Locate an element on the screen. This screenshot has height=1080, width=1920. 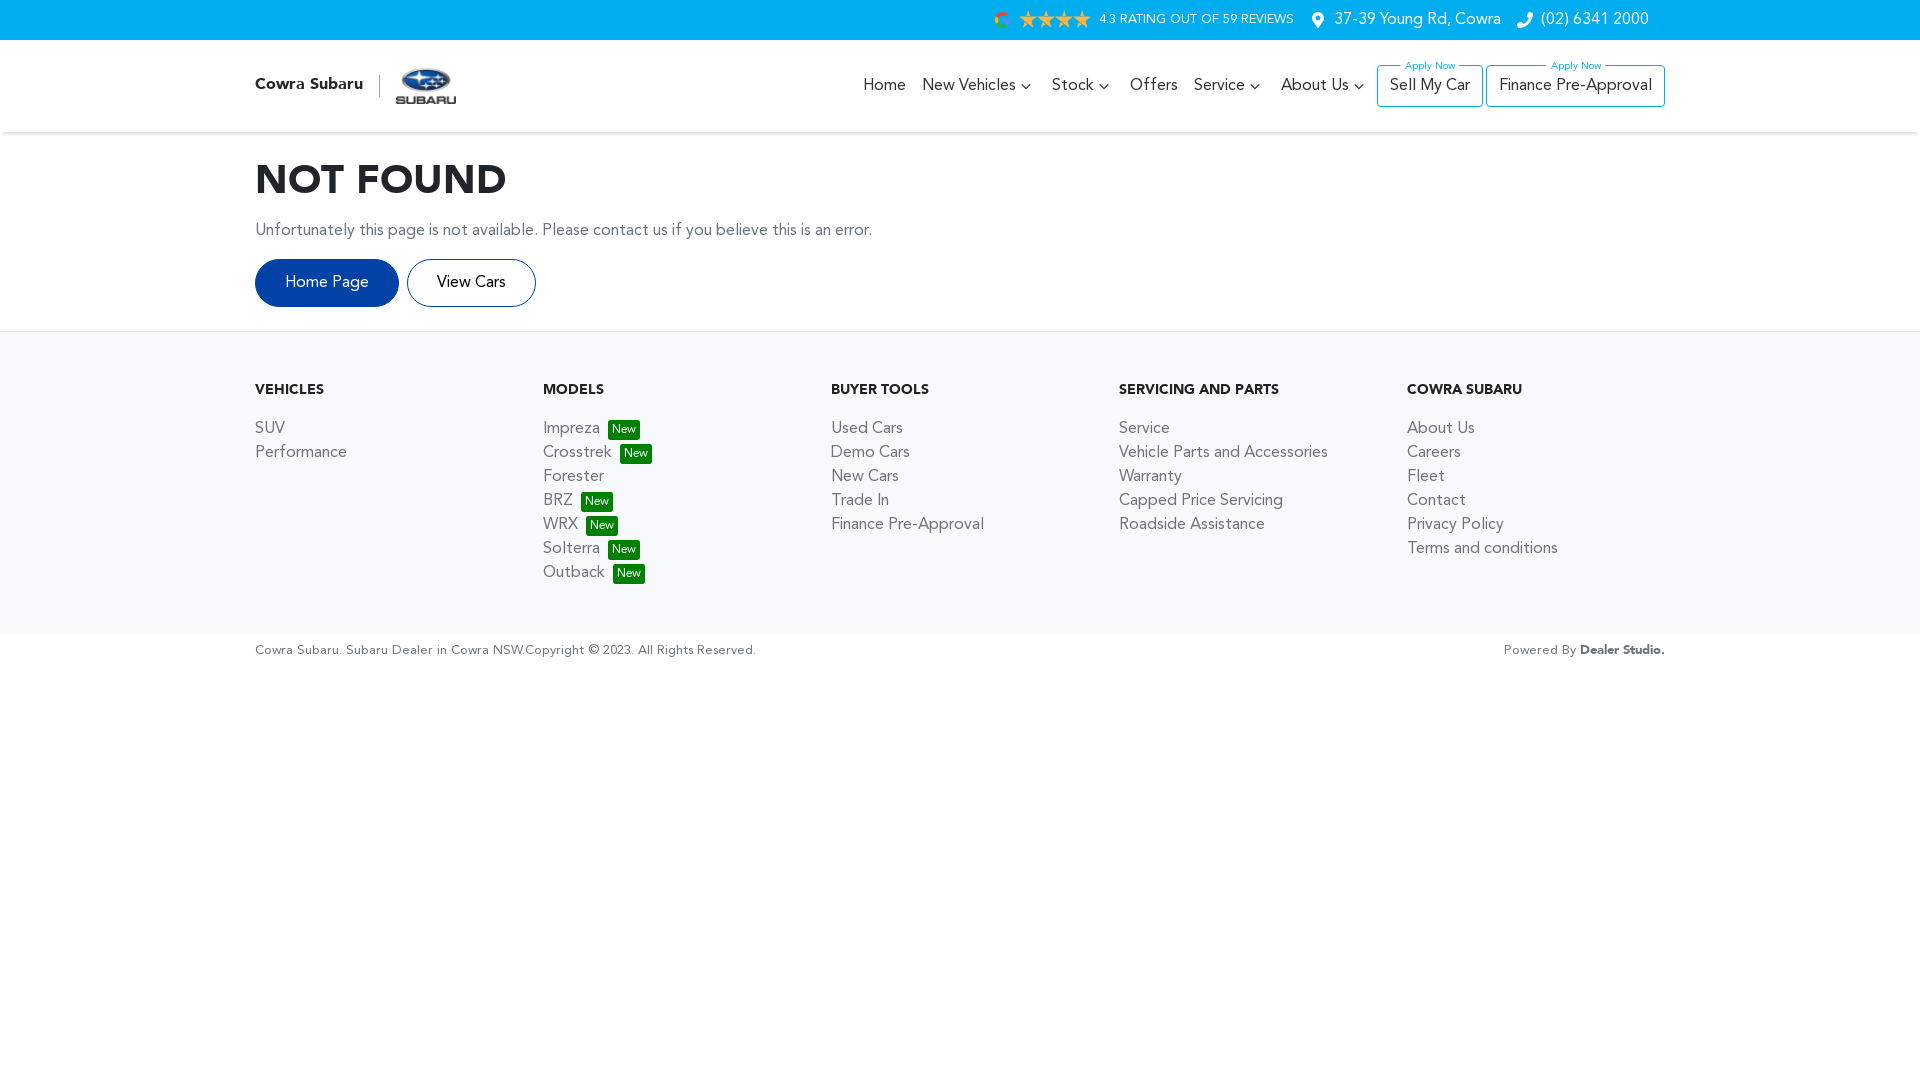
'SUV' is located at coordinates (268, 427).